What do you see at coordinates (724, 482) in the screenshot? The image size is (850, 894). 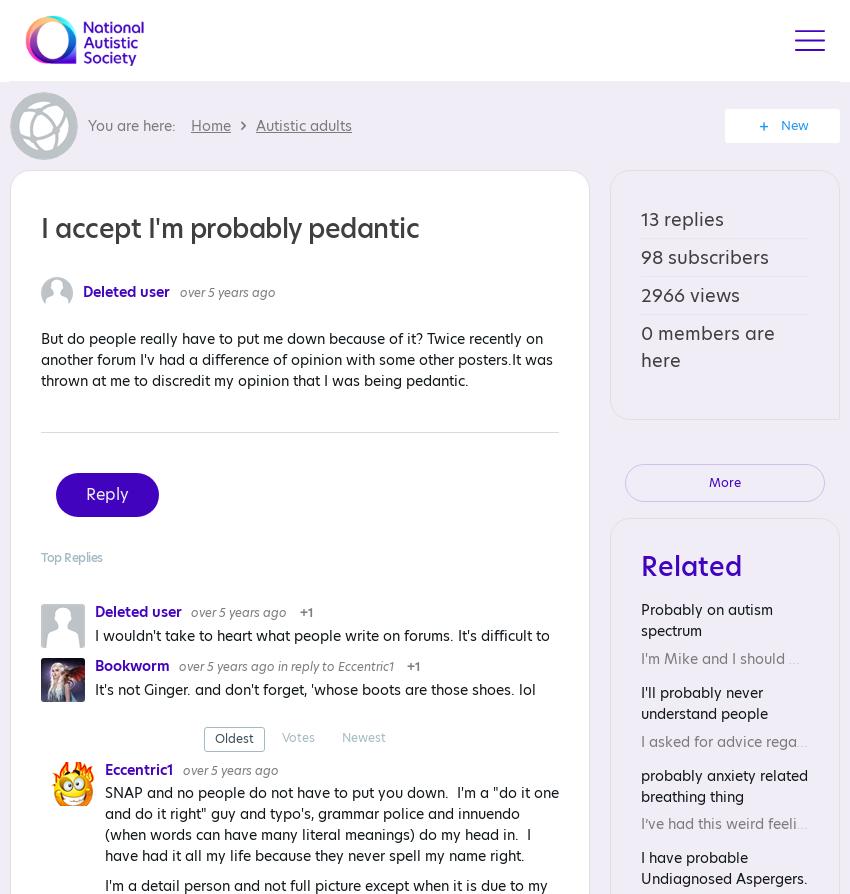 I see `'More'` at bounding box center [724, 482].